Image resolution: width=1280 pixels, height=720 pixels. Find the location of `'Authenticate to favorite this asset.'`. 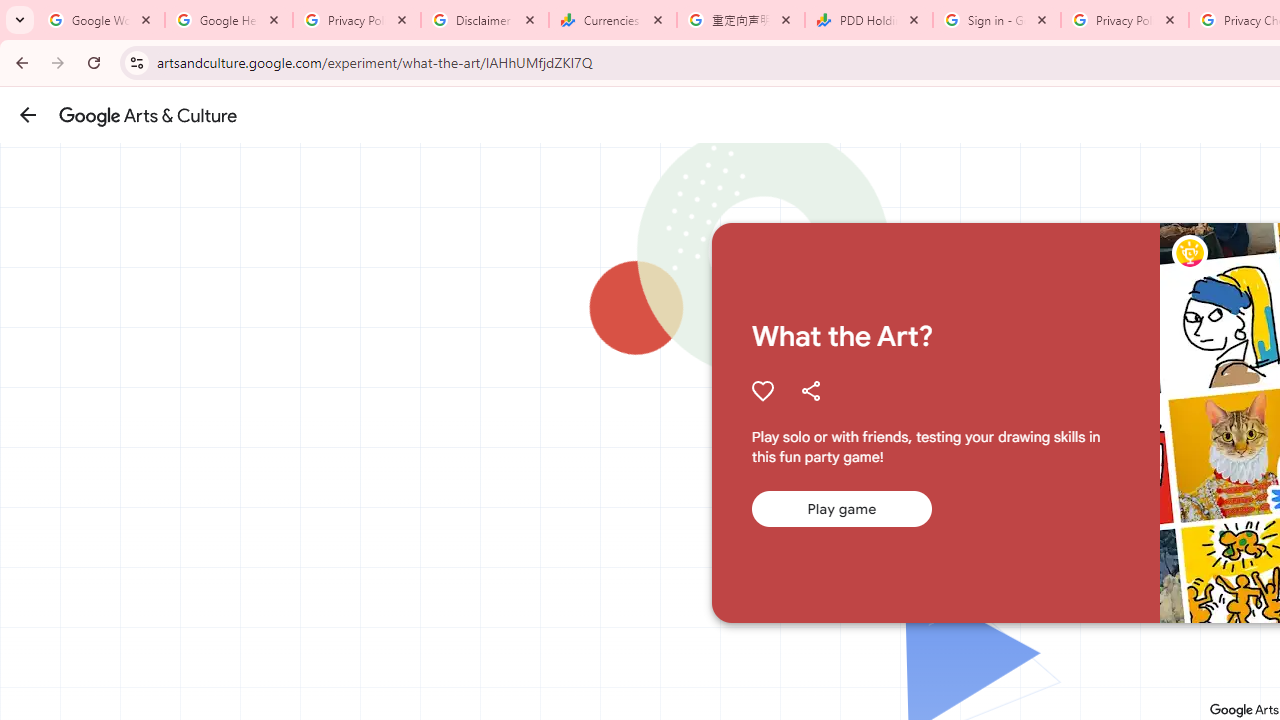

'Authenticate to favorite this asset.' is located at coordinates (761, 390).